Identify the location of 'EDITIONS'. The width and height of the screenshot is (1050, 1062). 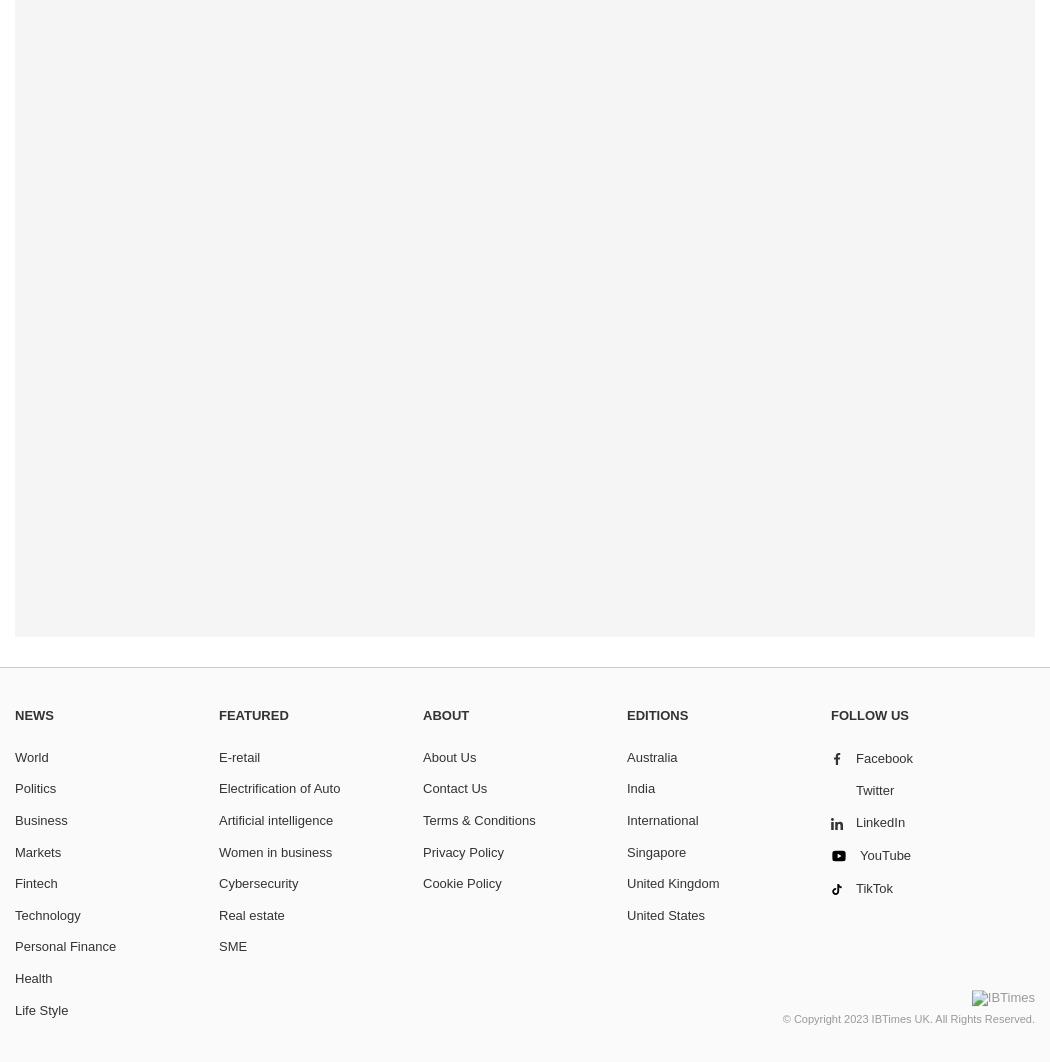
(656, 715).